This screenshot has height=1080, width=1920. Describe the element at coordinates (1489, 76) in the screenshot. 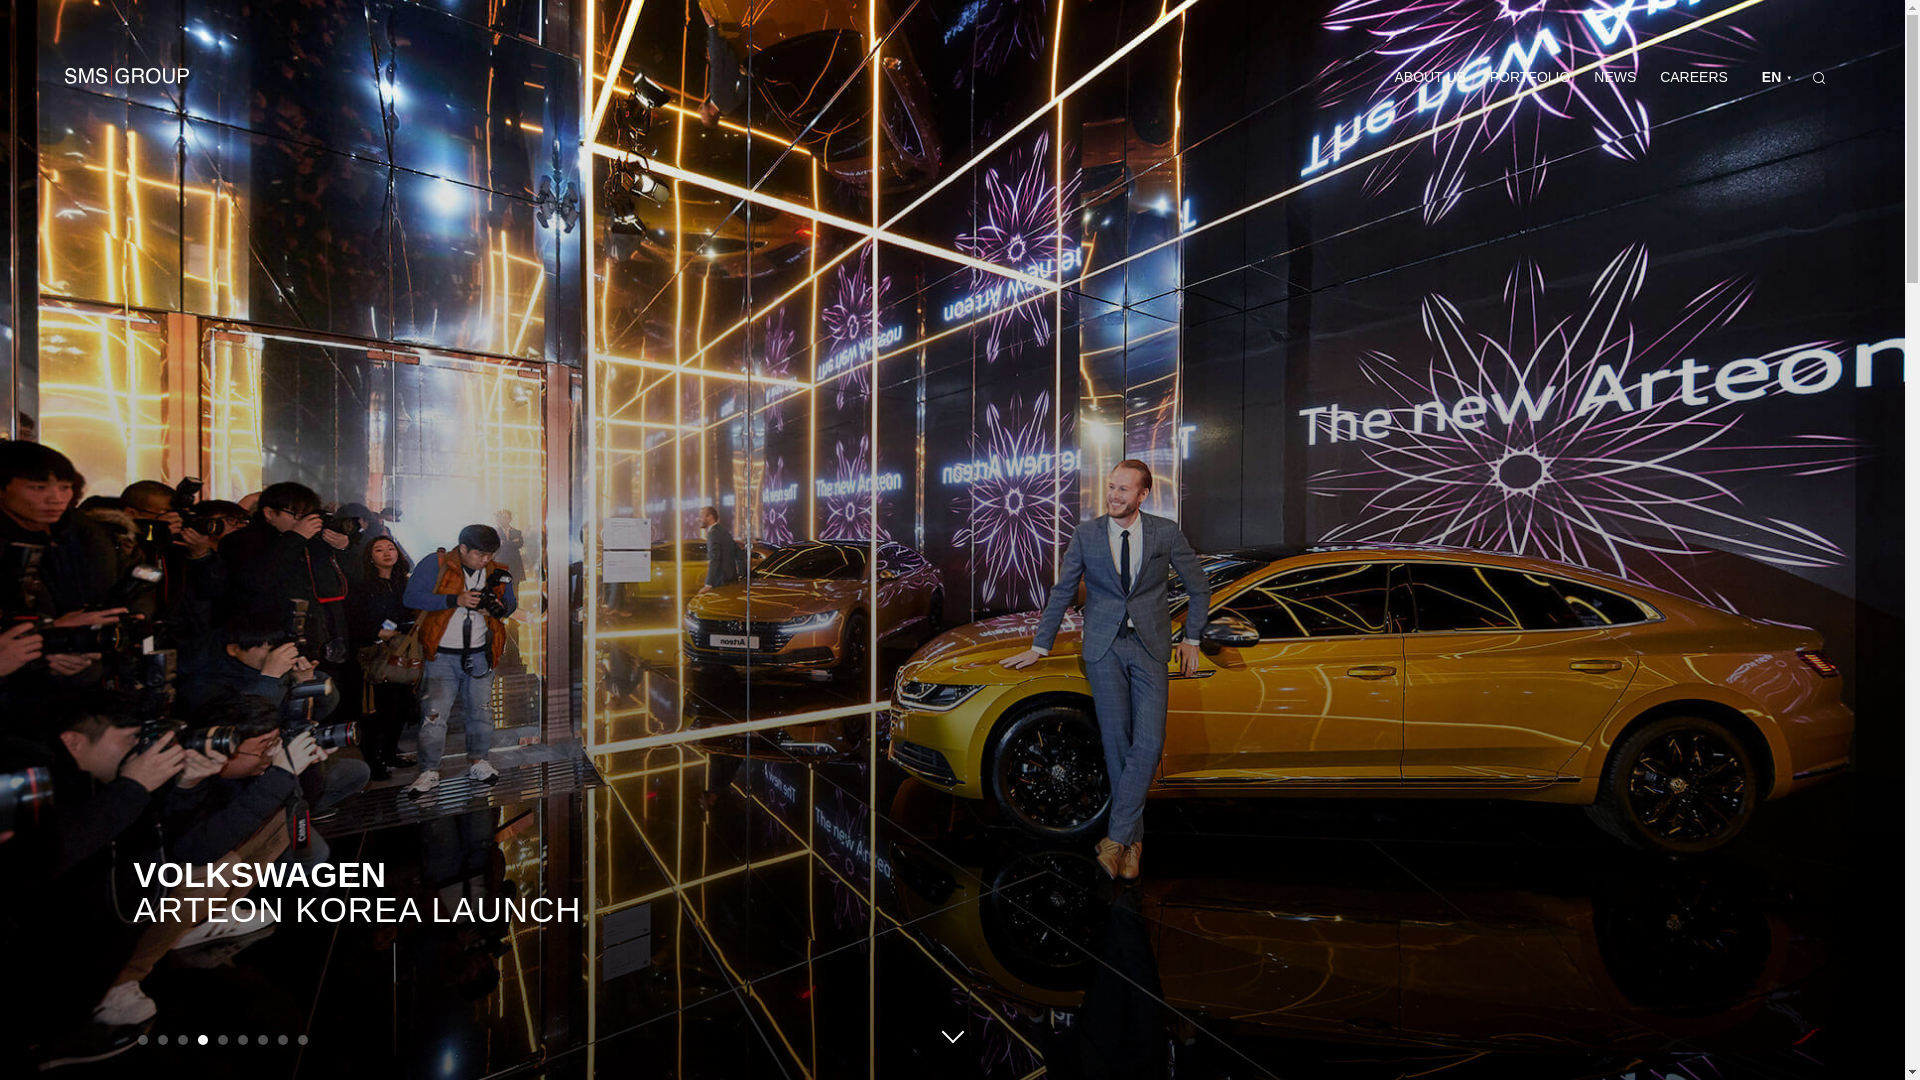

I see `'PORTFOLIO'` at that location.